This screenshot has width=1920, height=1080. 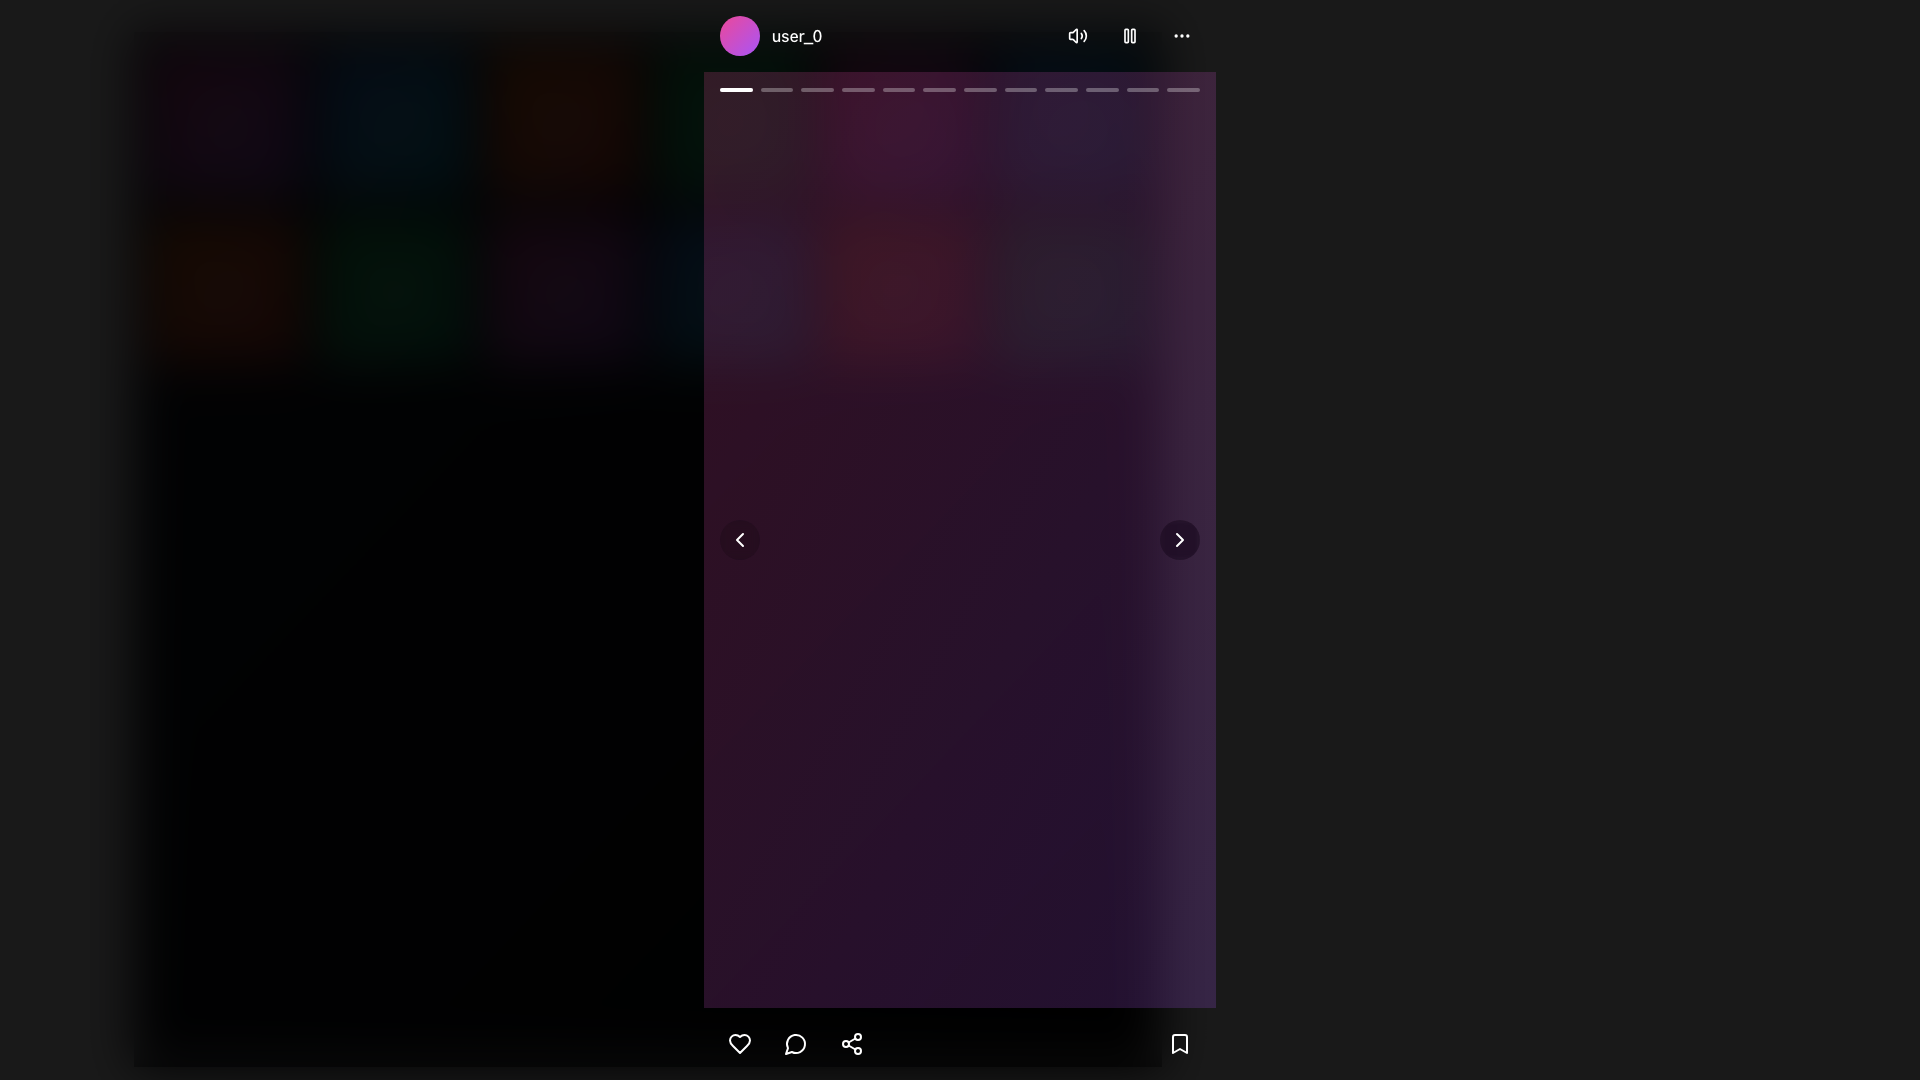 I want to click on the Vector-based share icon located at the center of the bottom navigation bar, so click(x=851, y=1043).